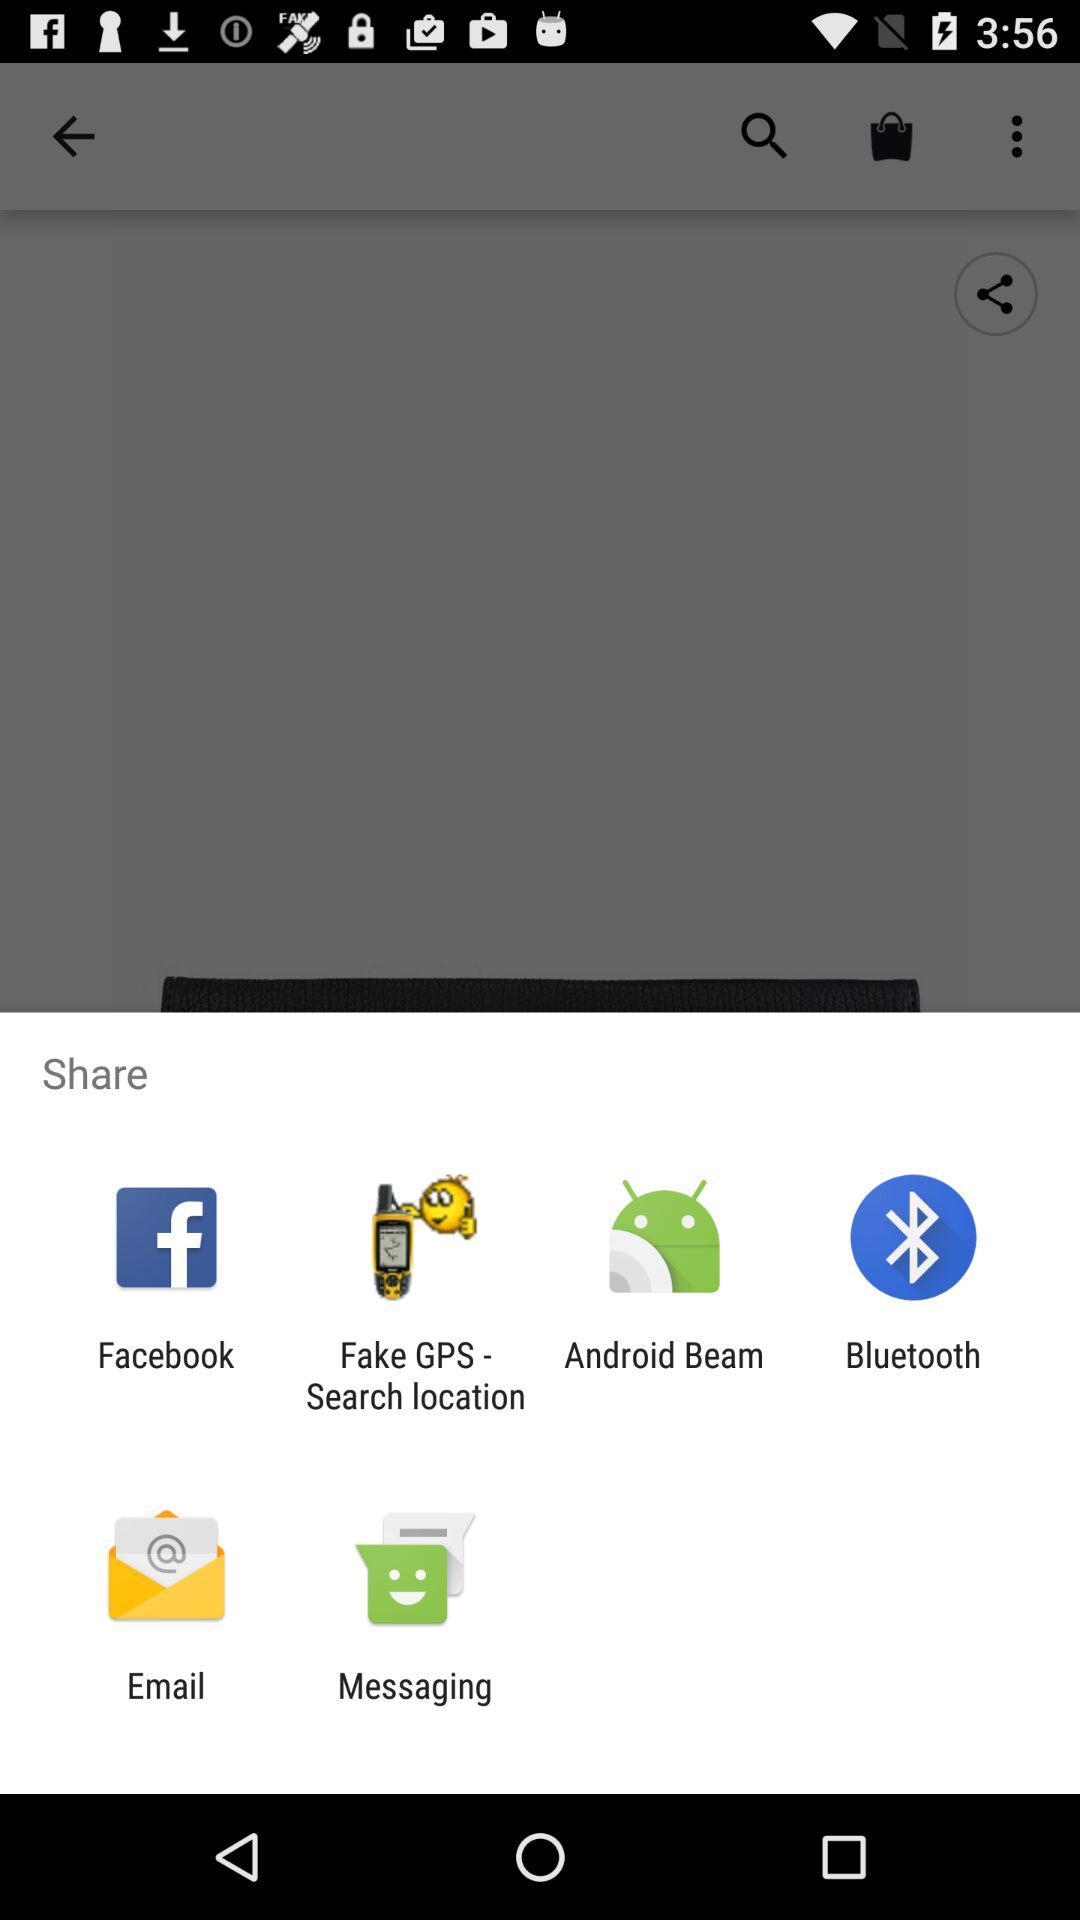 Image resolution: width=1080 pixels, height=1920 pixels. I want to click on android beam icon, so click(664, 1374).